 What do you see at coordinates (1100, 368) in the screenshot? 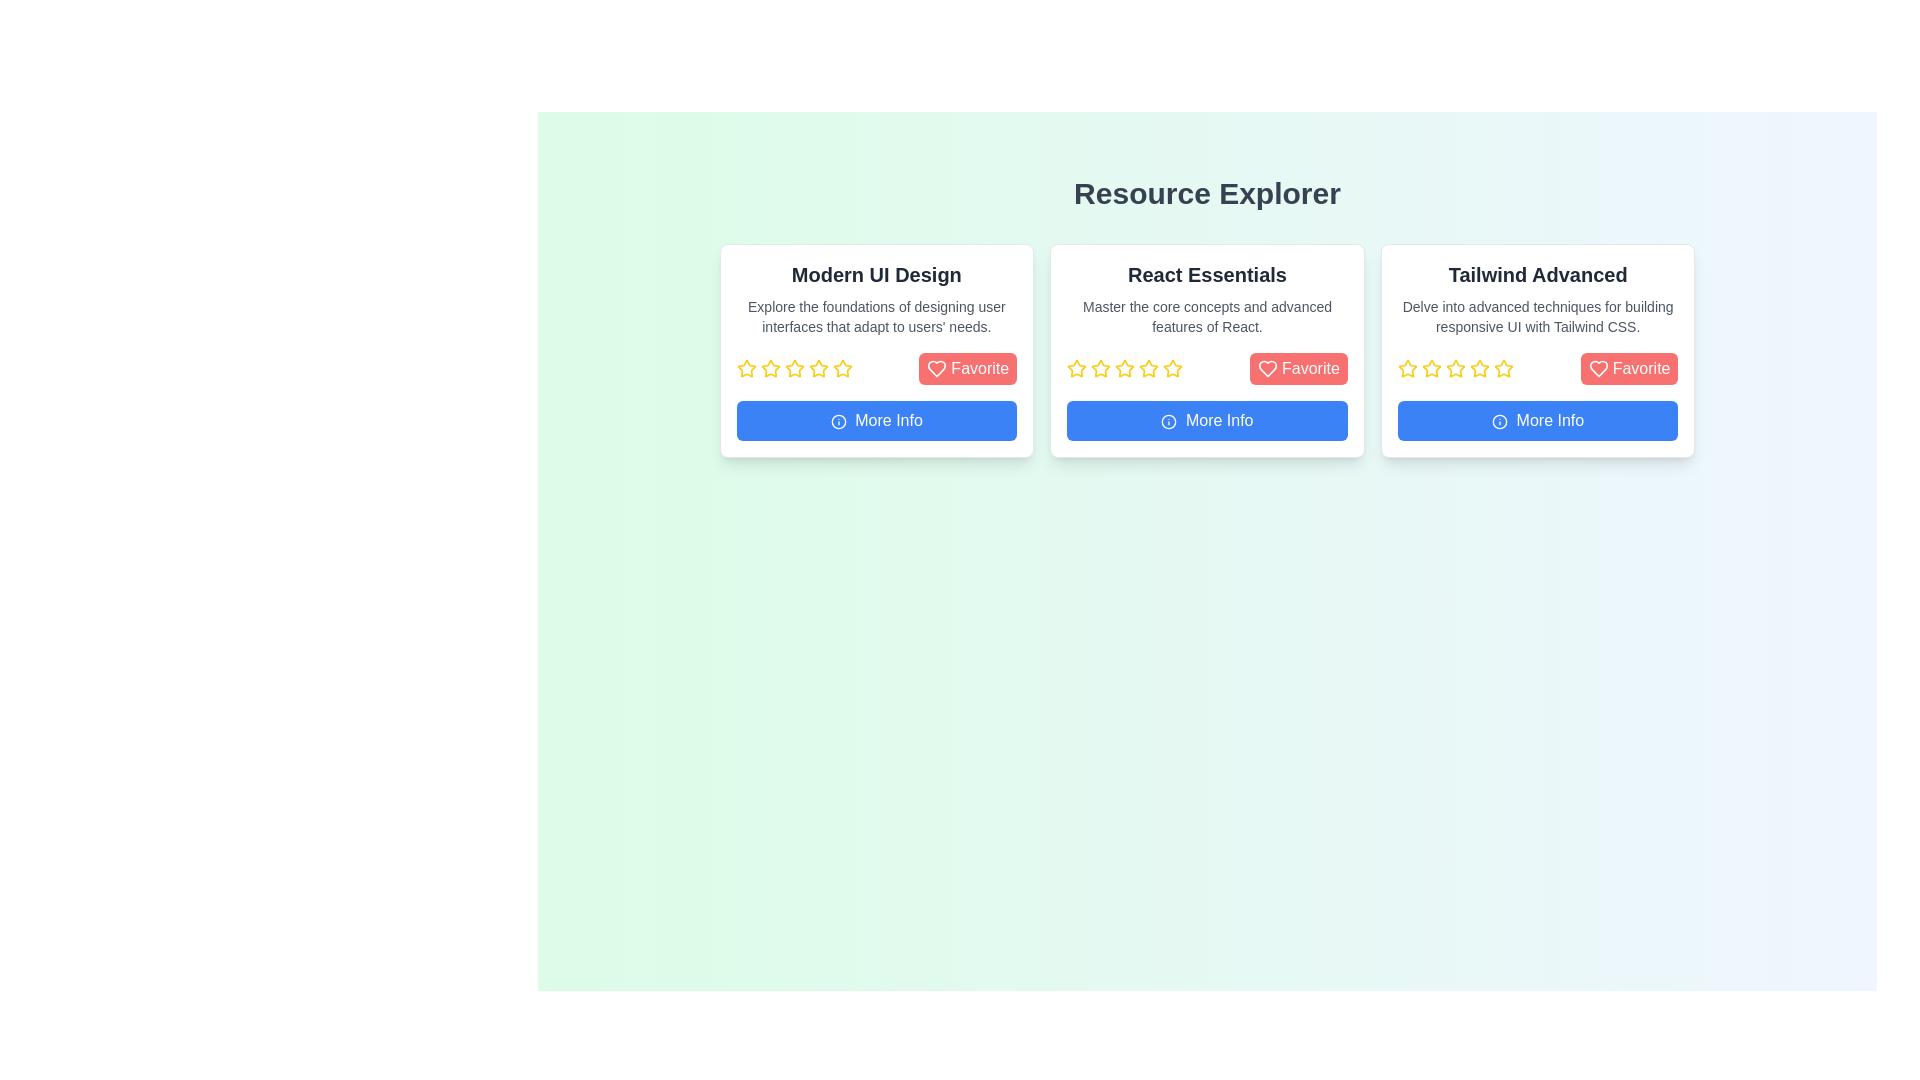
I see `the second star icon in the five-star rating component within the 'React Essentials' card` at bounding box center [1100, 368].